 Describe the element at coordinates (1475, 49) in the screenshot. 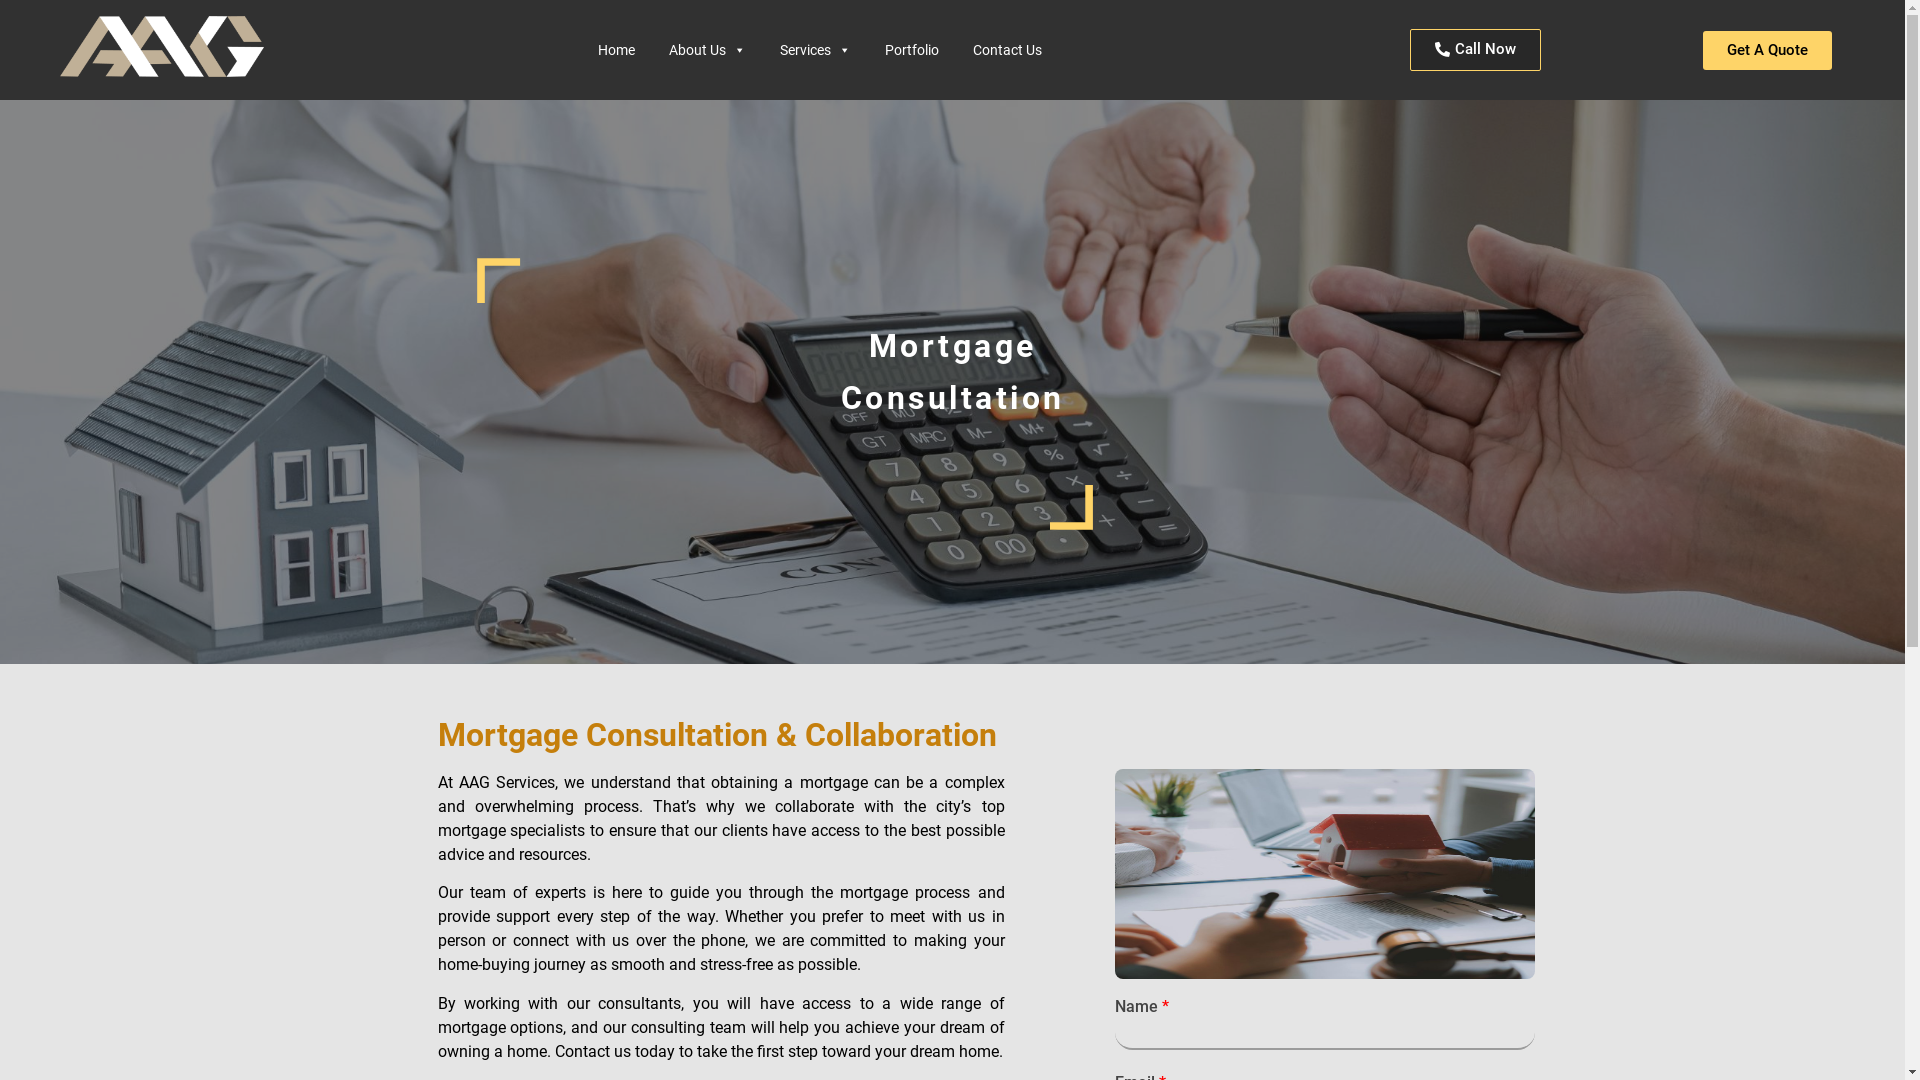

I see `'Call Now'` at that location.